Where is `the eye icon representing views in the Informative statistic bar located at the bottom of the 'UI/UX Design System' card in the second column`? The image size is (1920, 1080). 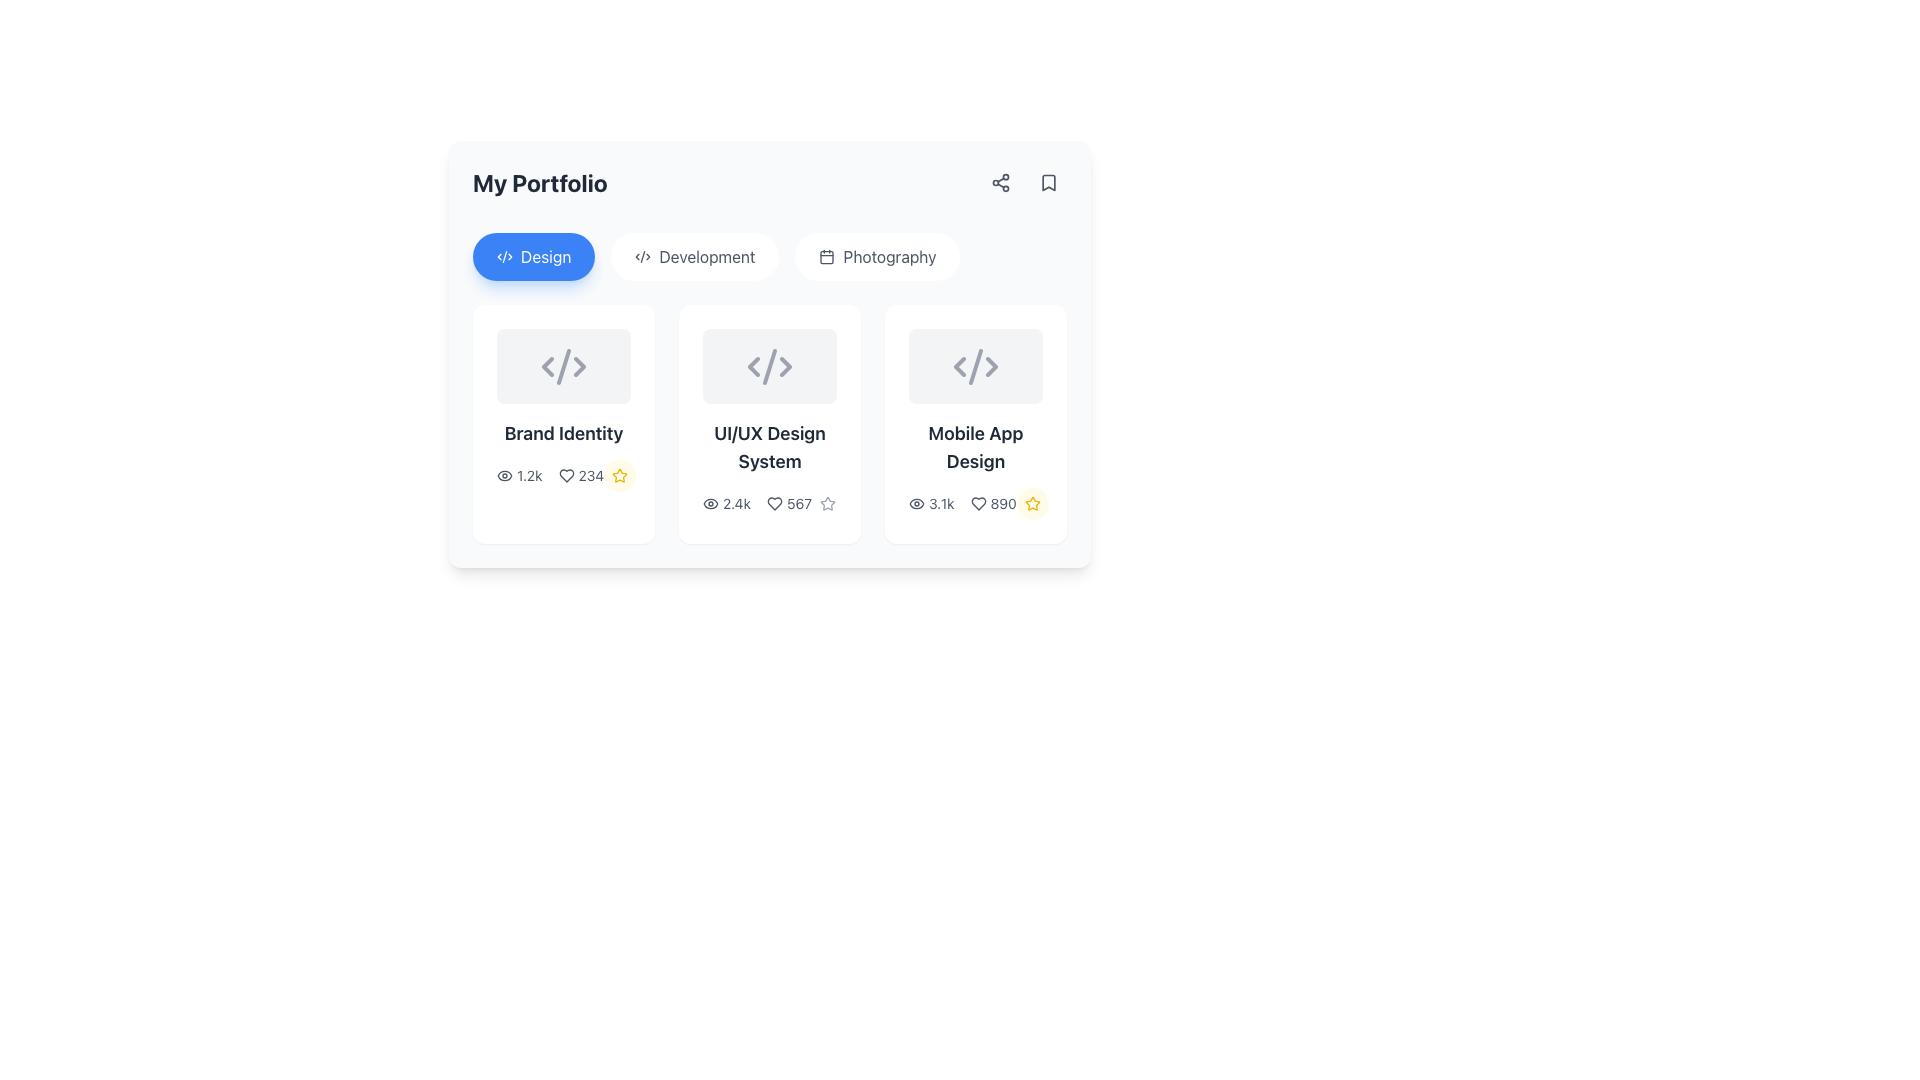 the eye icon representing views in the Informative statistic bar located at the bottom of the 'UI/UX Design System' card in the second column is located at coordinates (768, 503).